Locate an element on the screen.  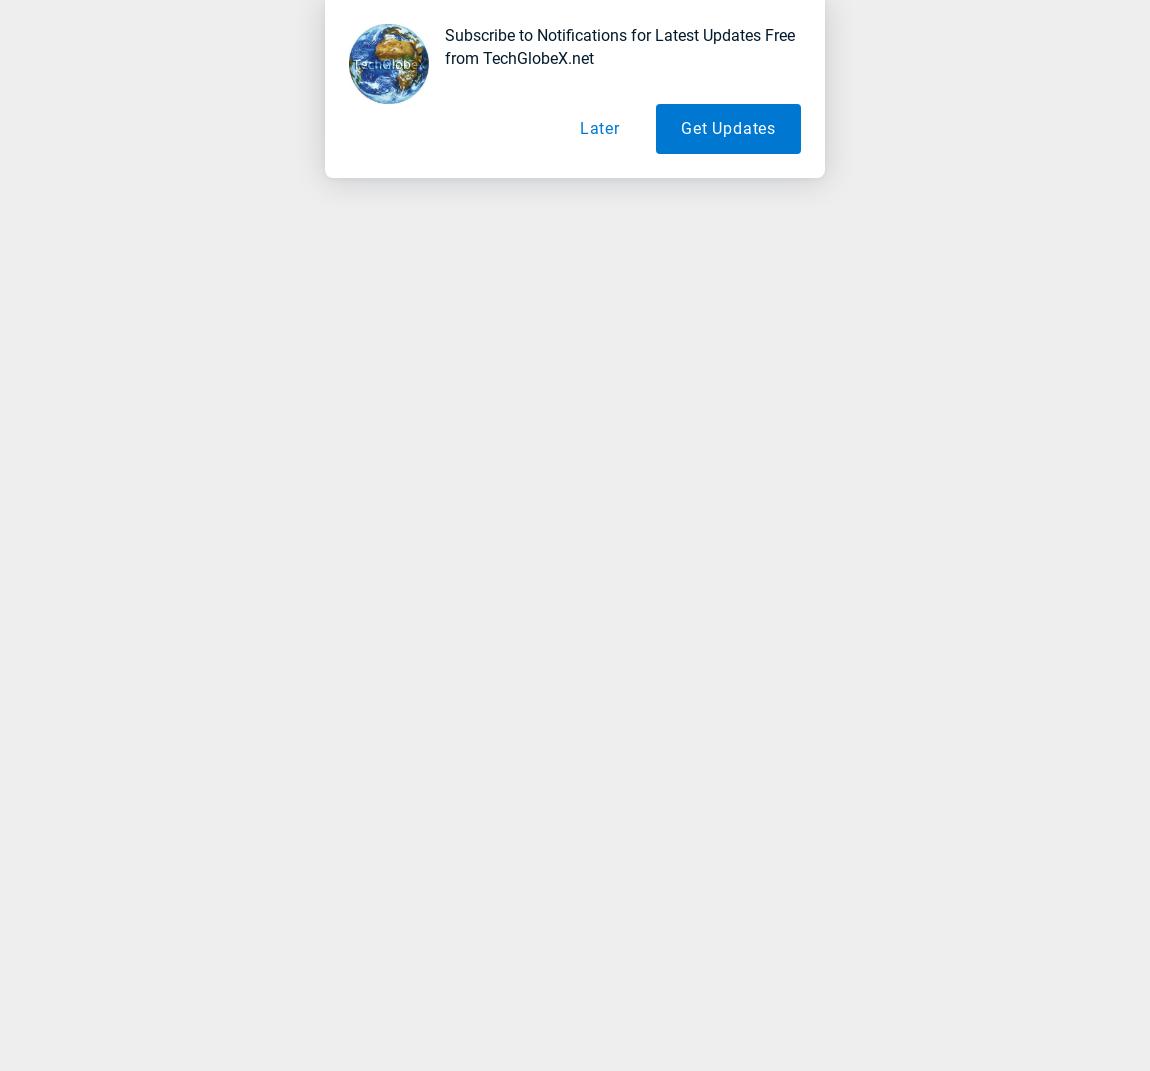
'Get Updates' is located at coordinates (727, 128).